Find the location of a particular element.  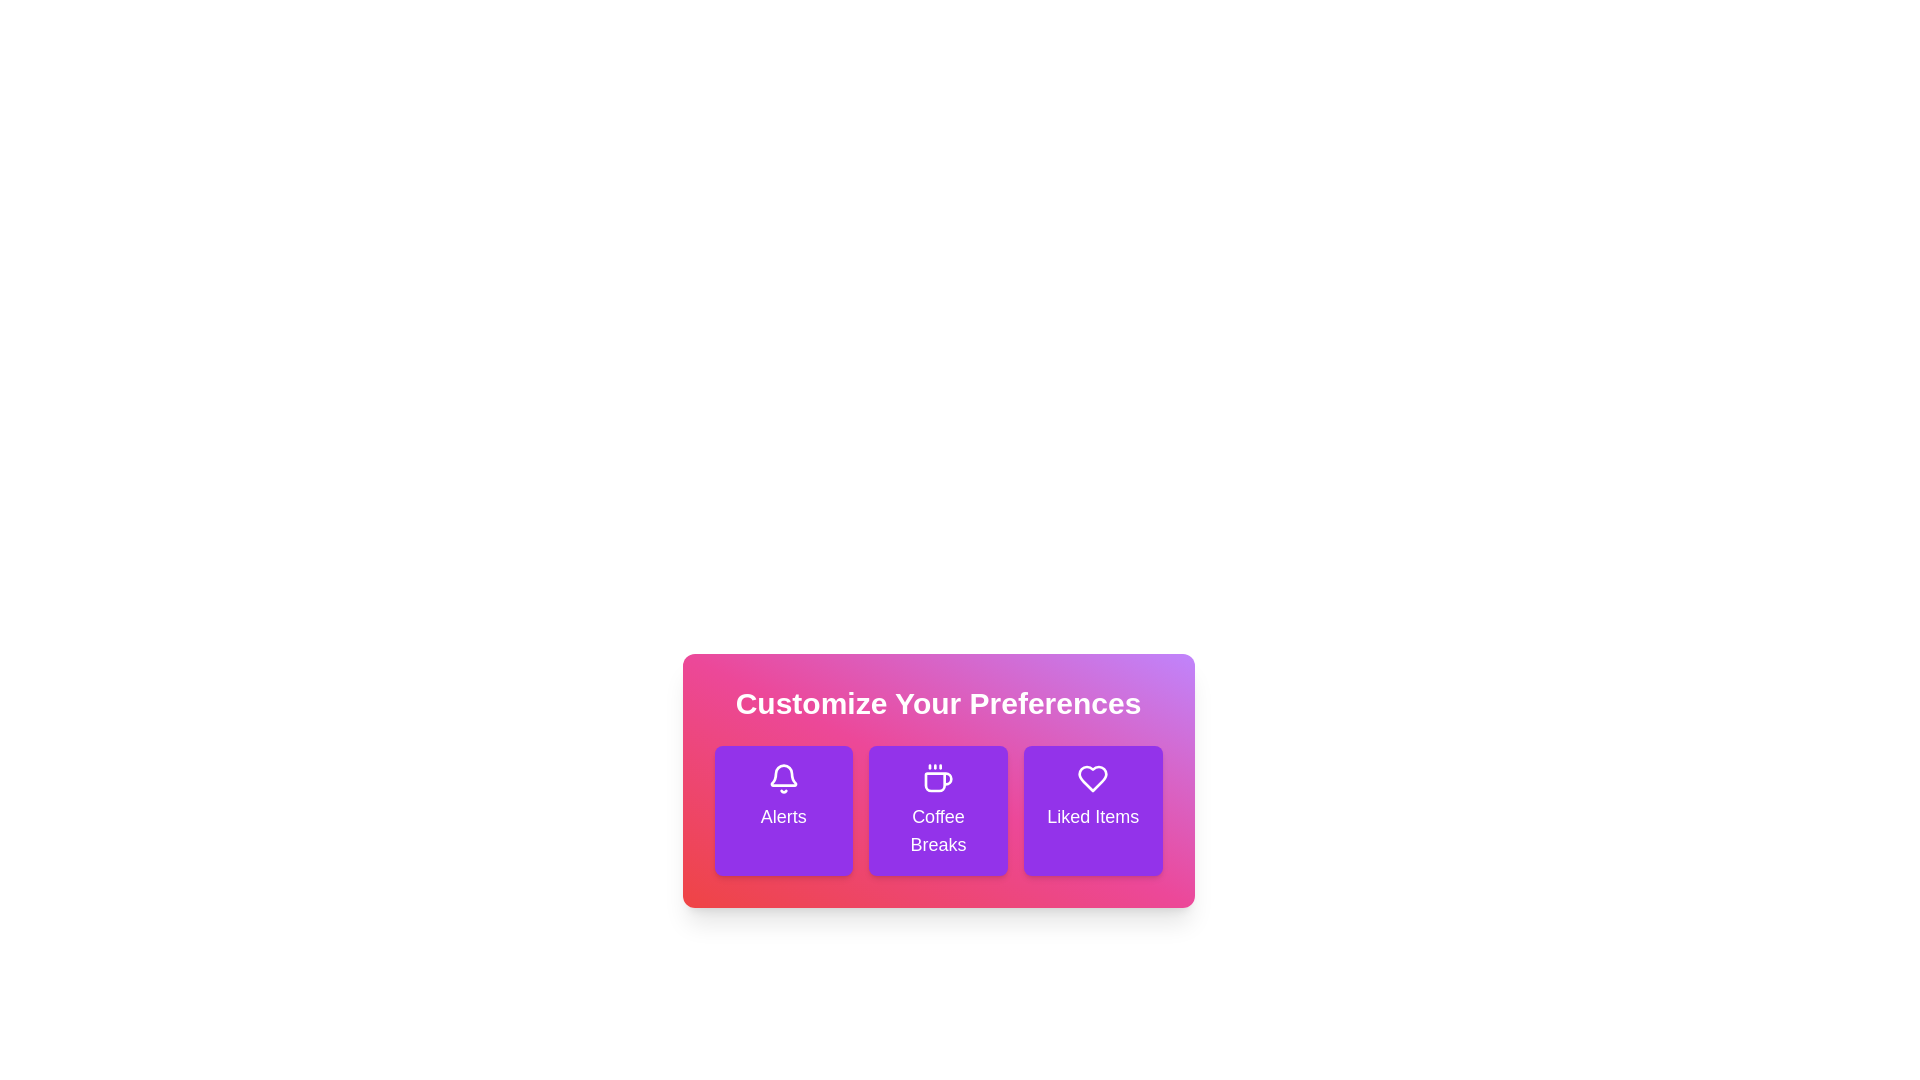

the 'Coffee Breaks' selectable card located in the colorful area labeled 'Customize Your Preferences' to trigger the hover effect is located at coordinates (937, 810).